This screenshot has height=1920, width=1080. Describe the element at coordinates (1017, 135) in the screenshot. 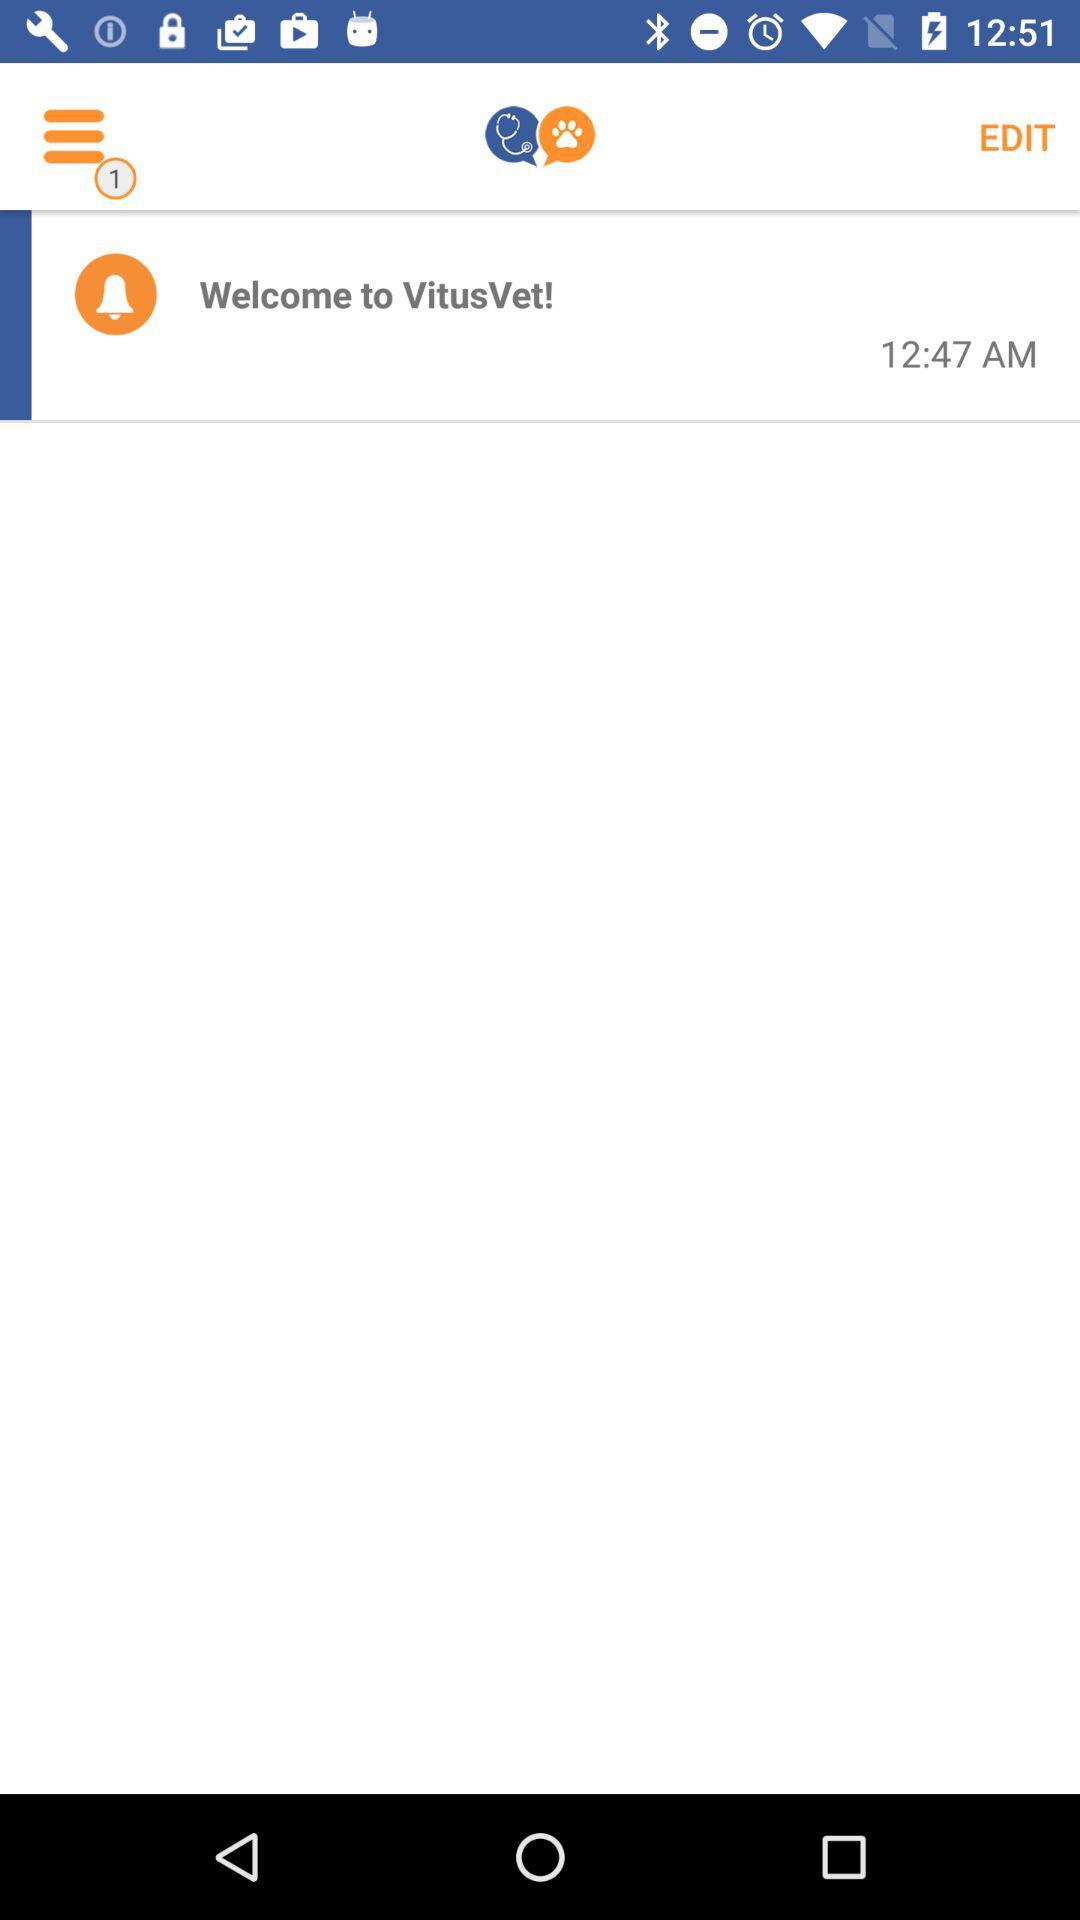

I see `the icon above the 12:47 am` at that location.